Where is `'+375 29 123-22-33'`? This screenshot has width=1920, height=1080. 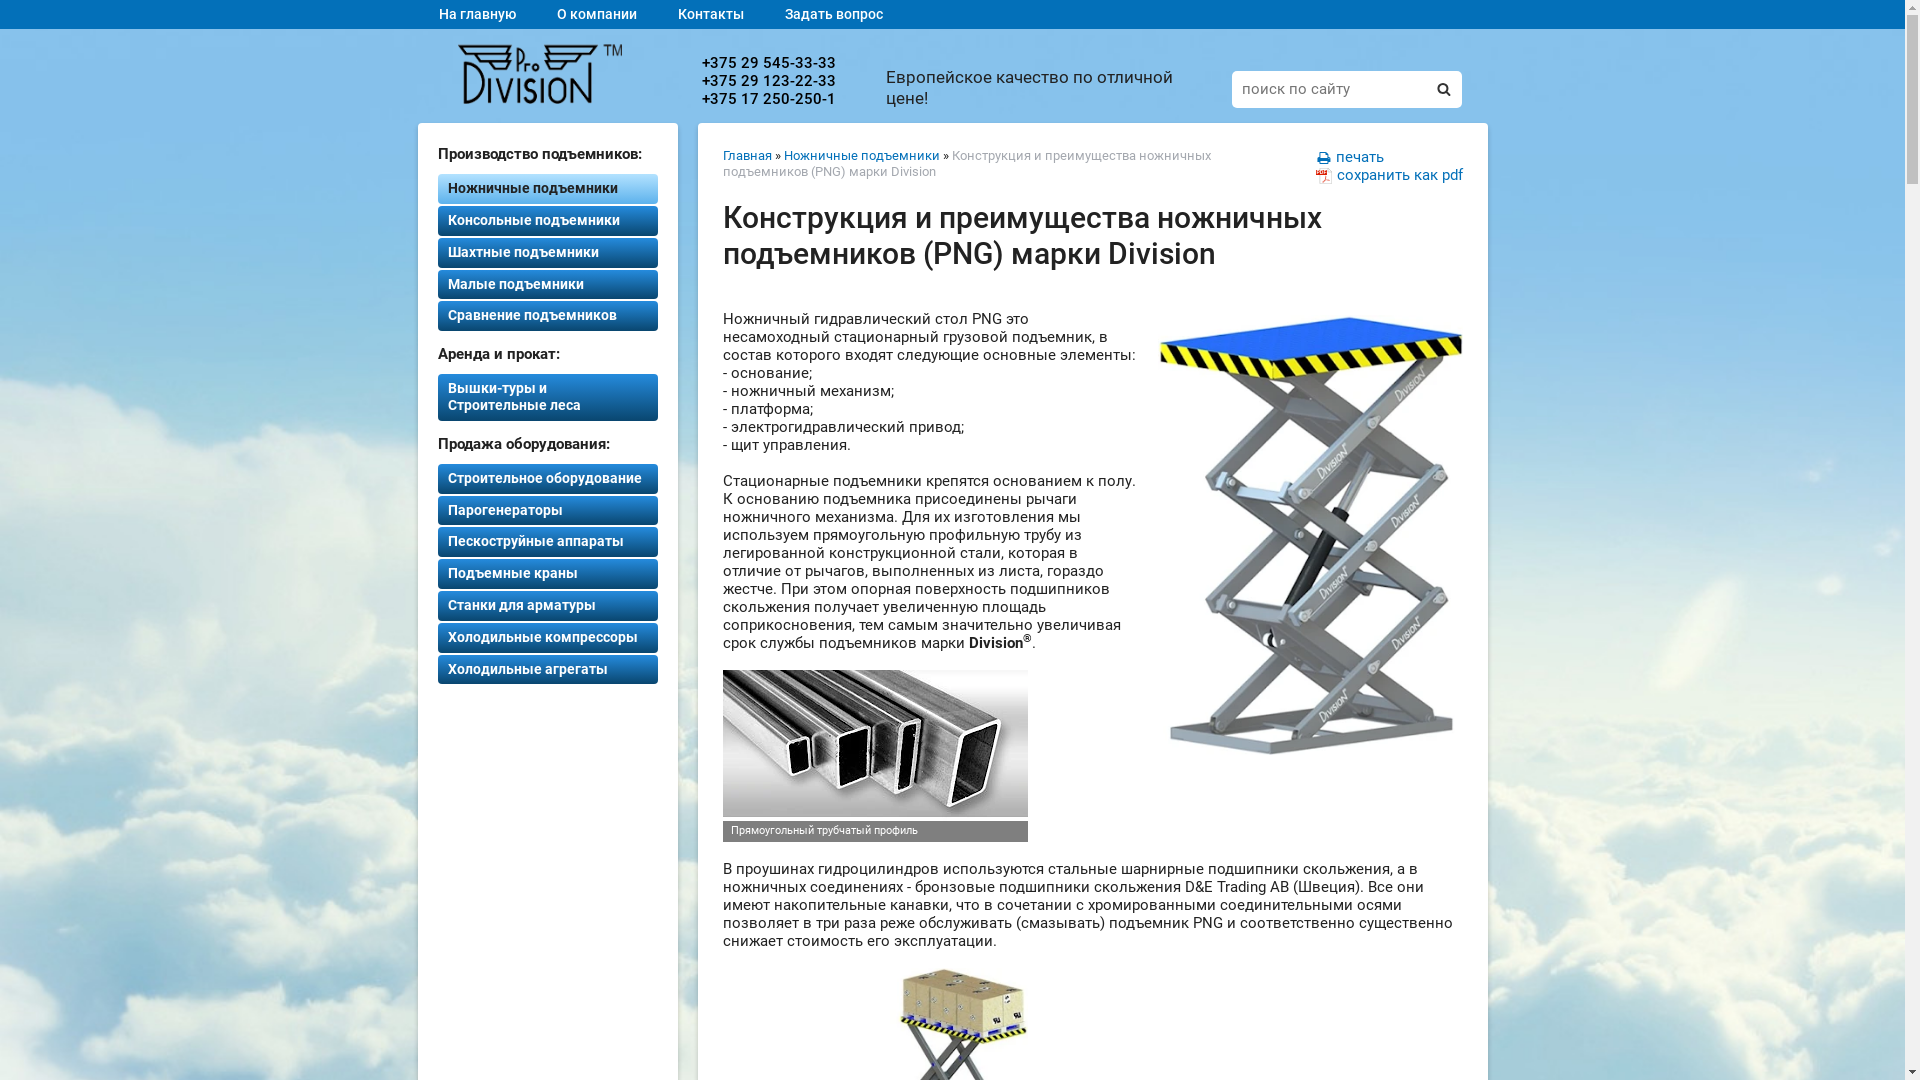 '+375 29 123-22-33' is located at coordinates (767, 80).